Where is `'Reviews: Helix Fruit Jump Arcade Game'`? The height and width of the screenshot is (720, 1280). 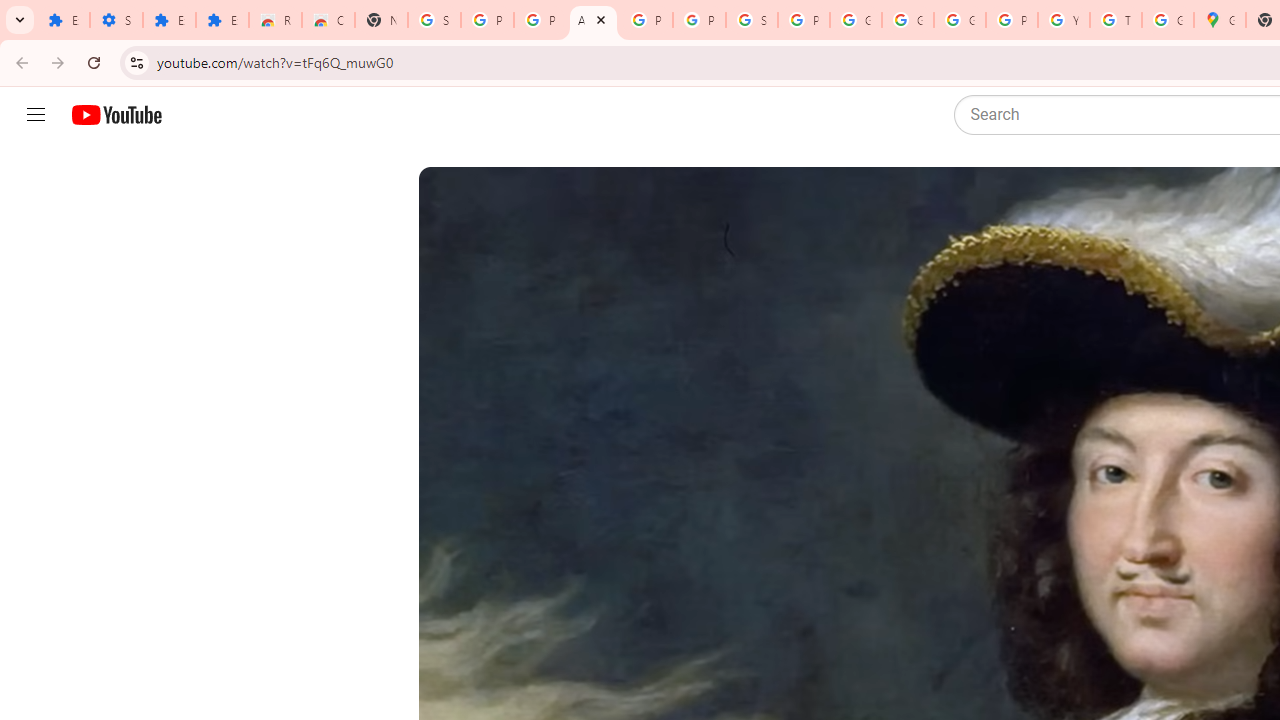 'Reviews: Helix Fruit Jump Arcade Game' is located at coordinates (274, 20).